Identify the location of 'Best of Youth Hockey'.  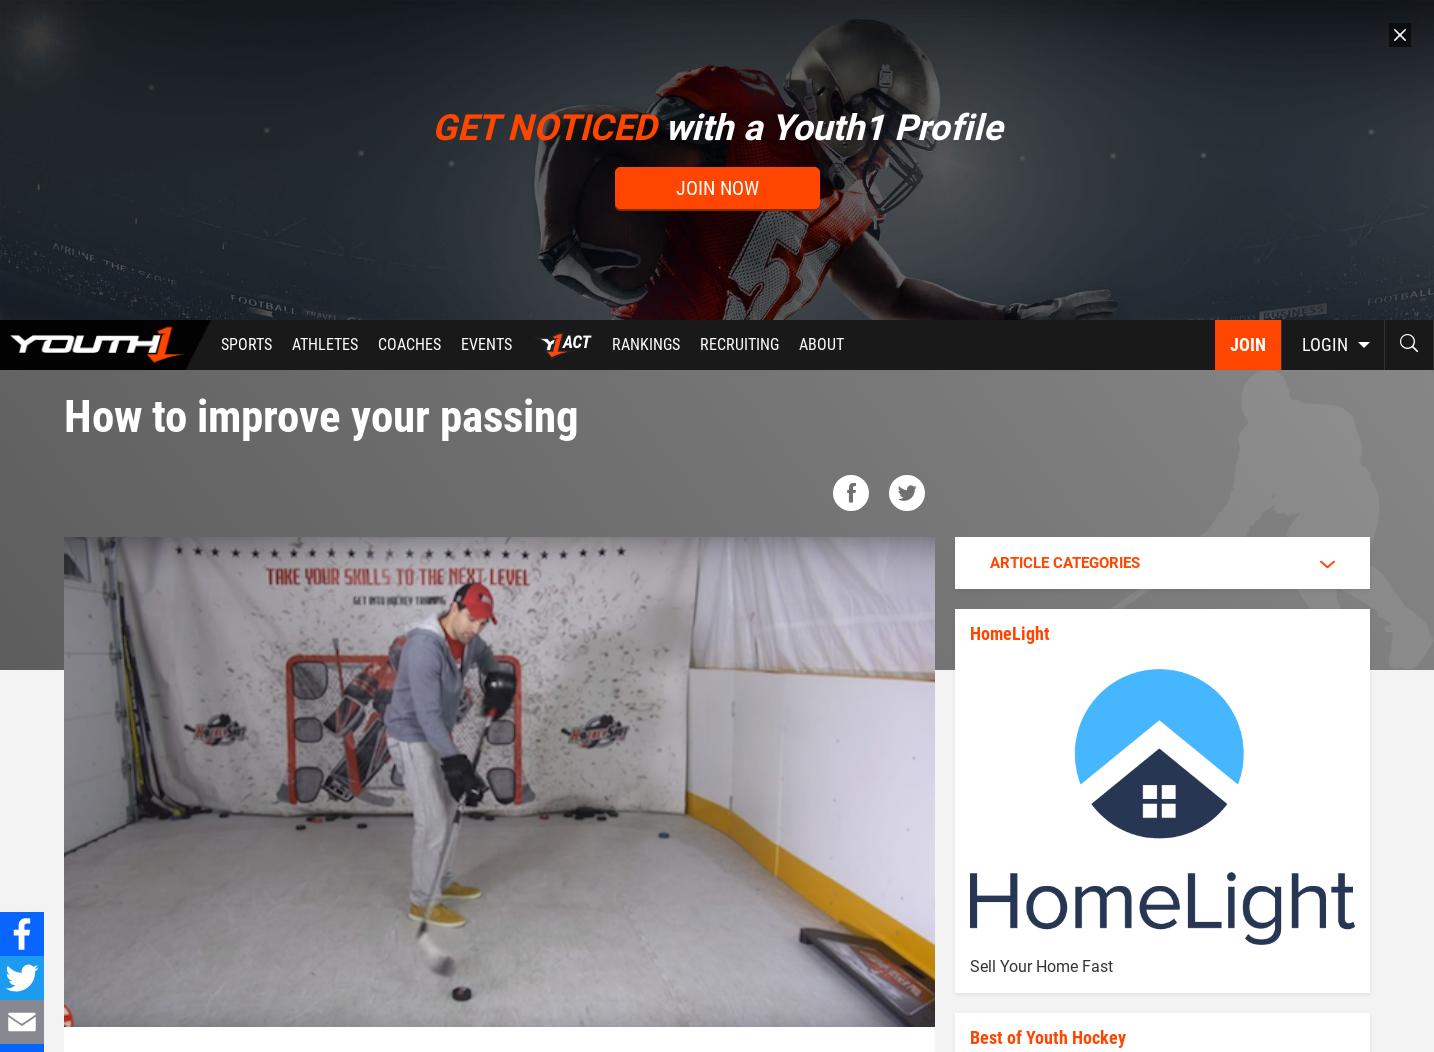
(1045, 1036).